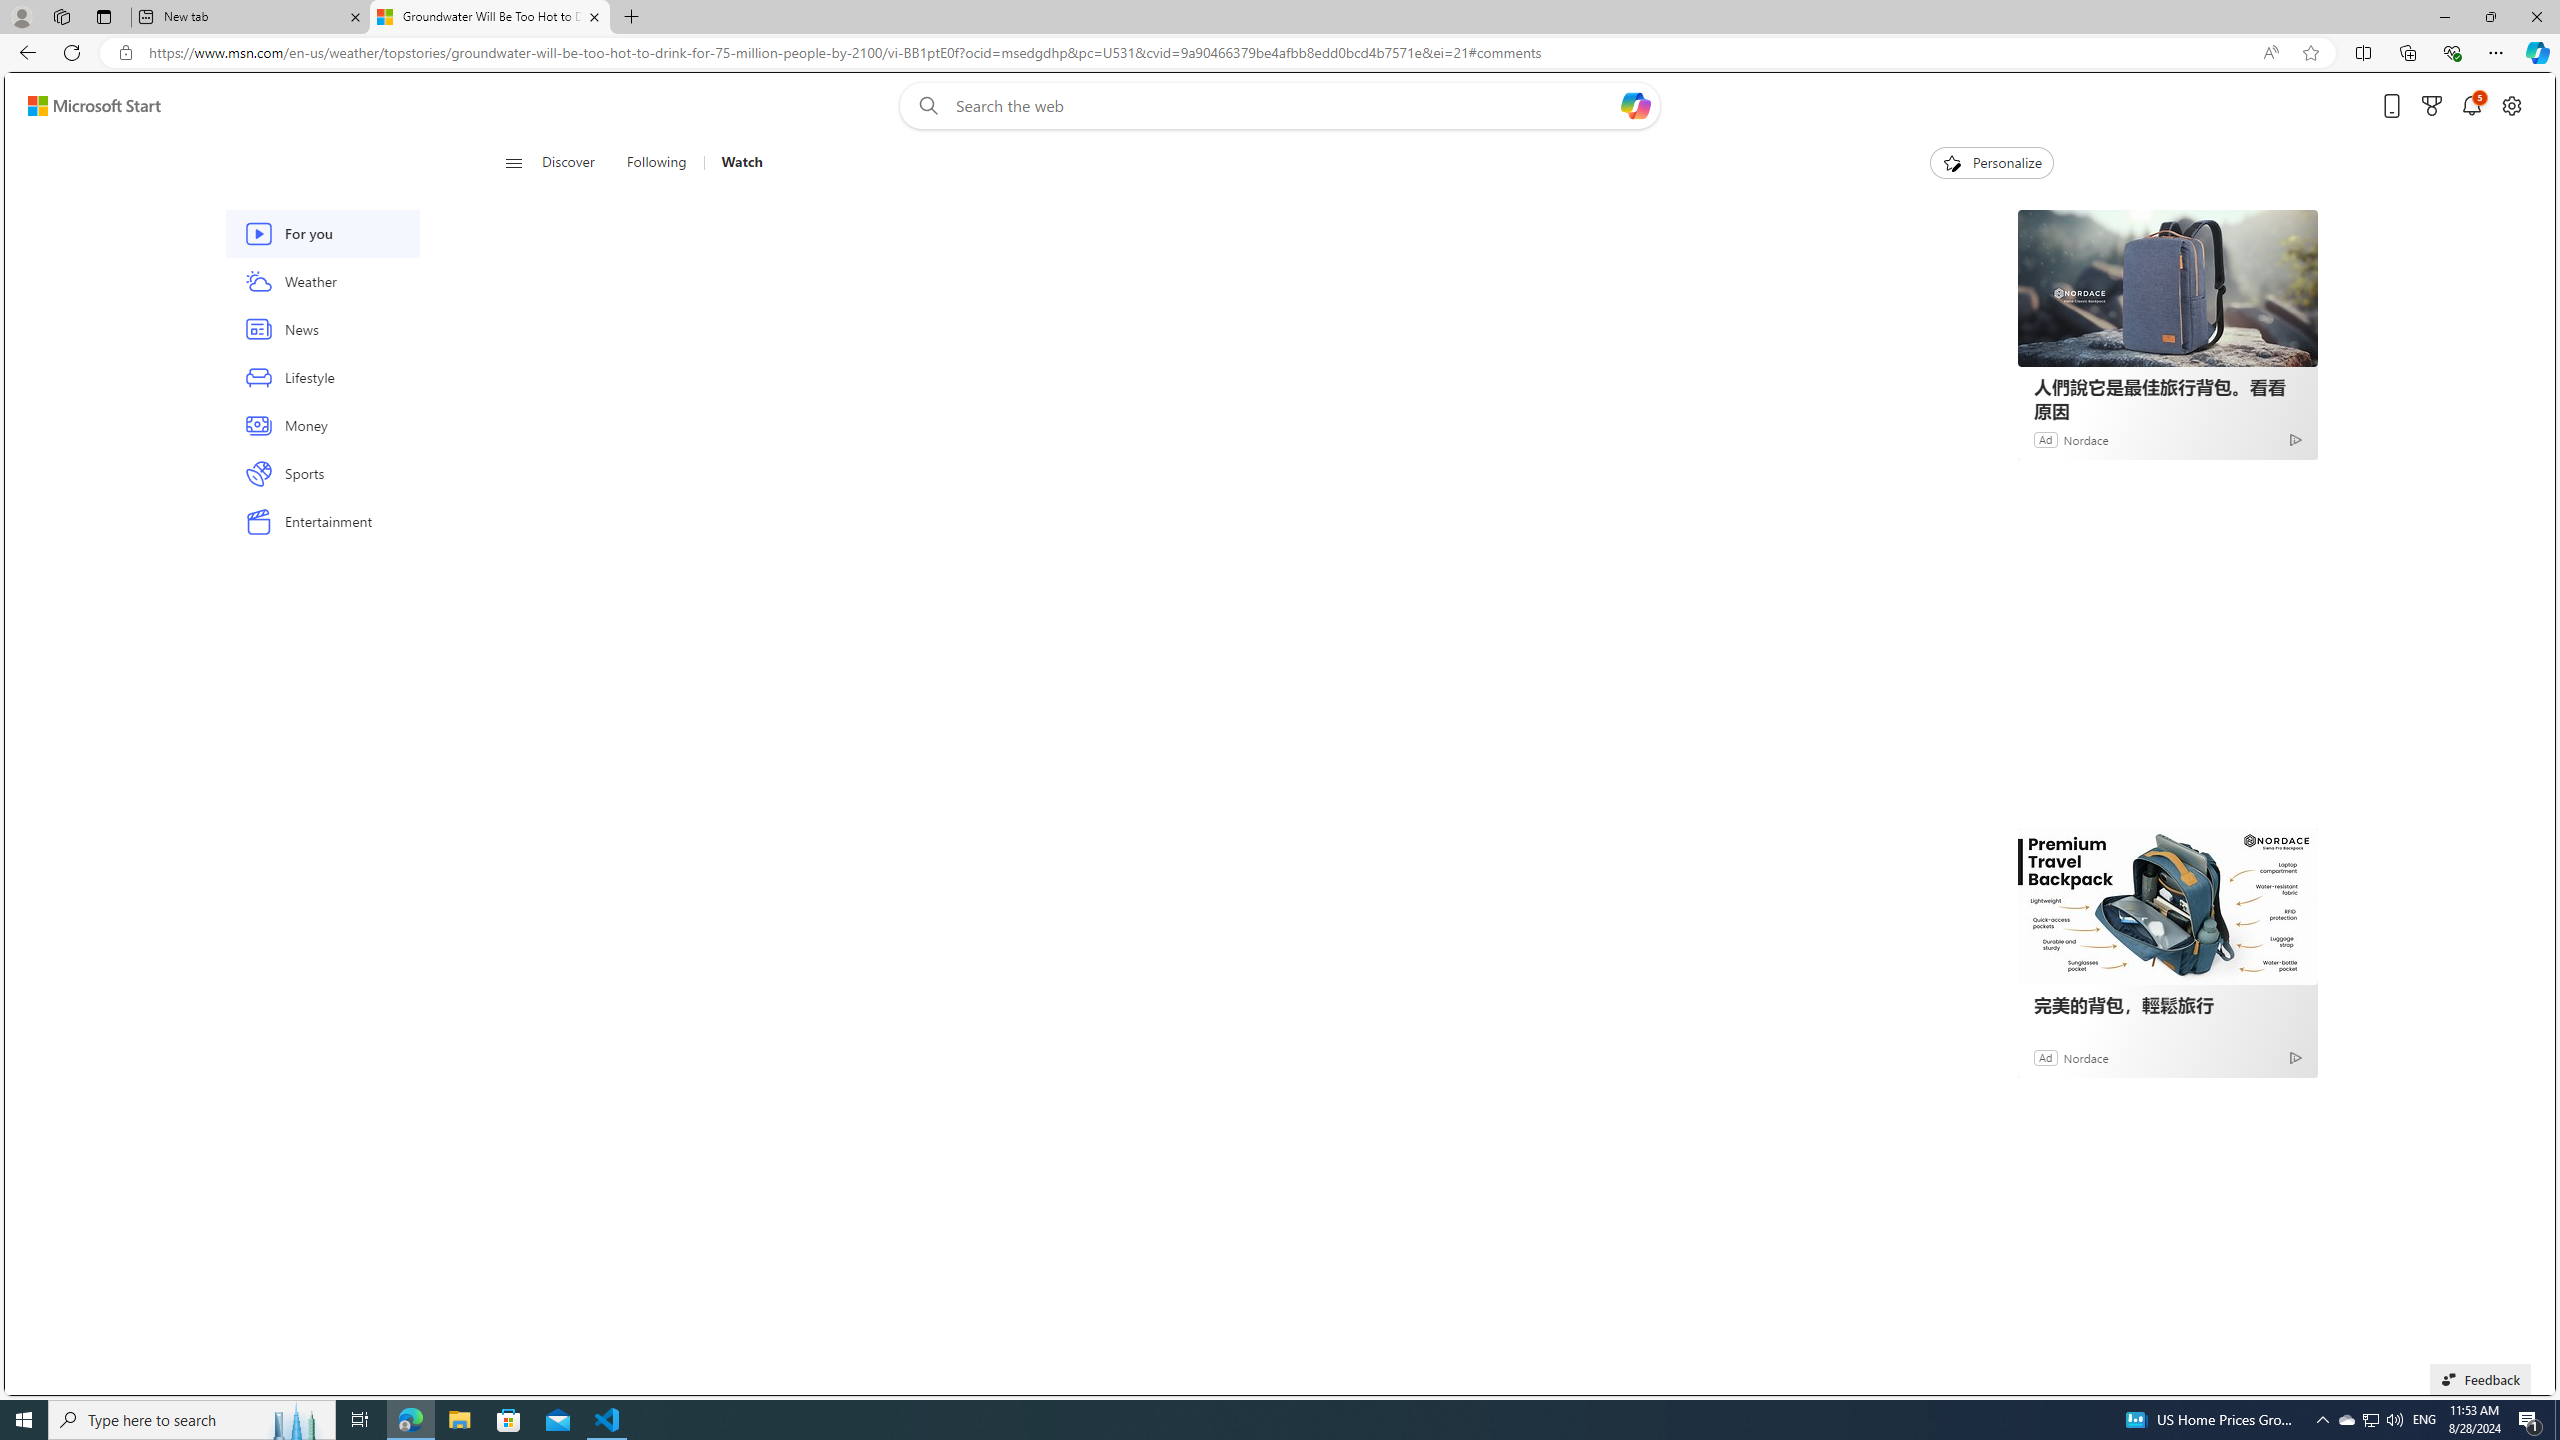 The width and height of the screenshot is (2560, 1440). I want to click on 'Class: button-glyph', so click(513, 162).